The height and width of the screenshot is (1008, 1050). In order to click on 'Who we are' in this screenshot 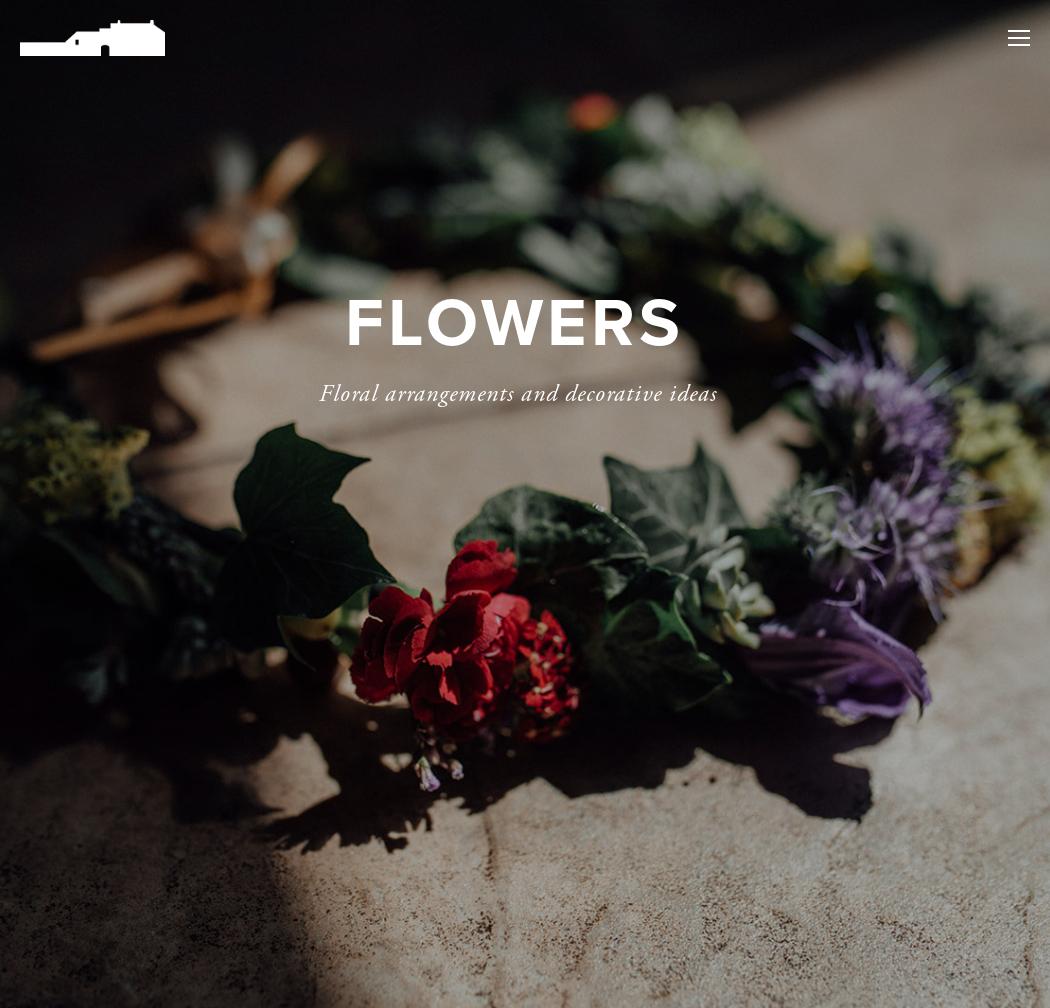, I will do `click(838, 202)`.